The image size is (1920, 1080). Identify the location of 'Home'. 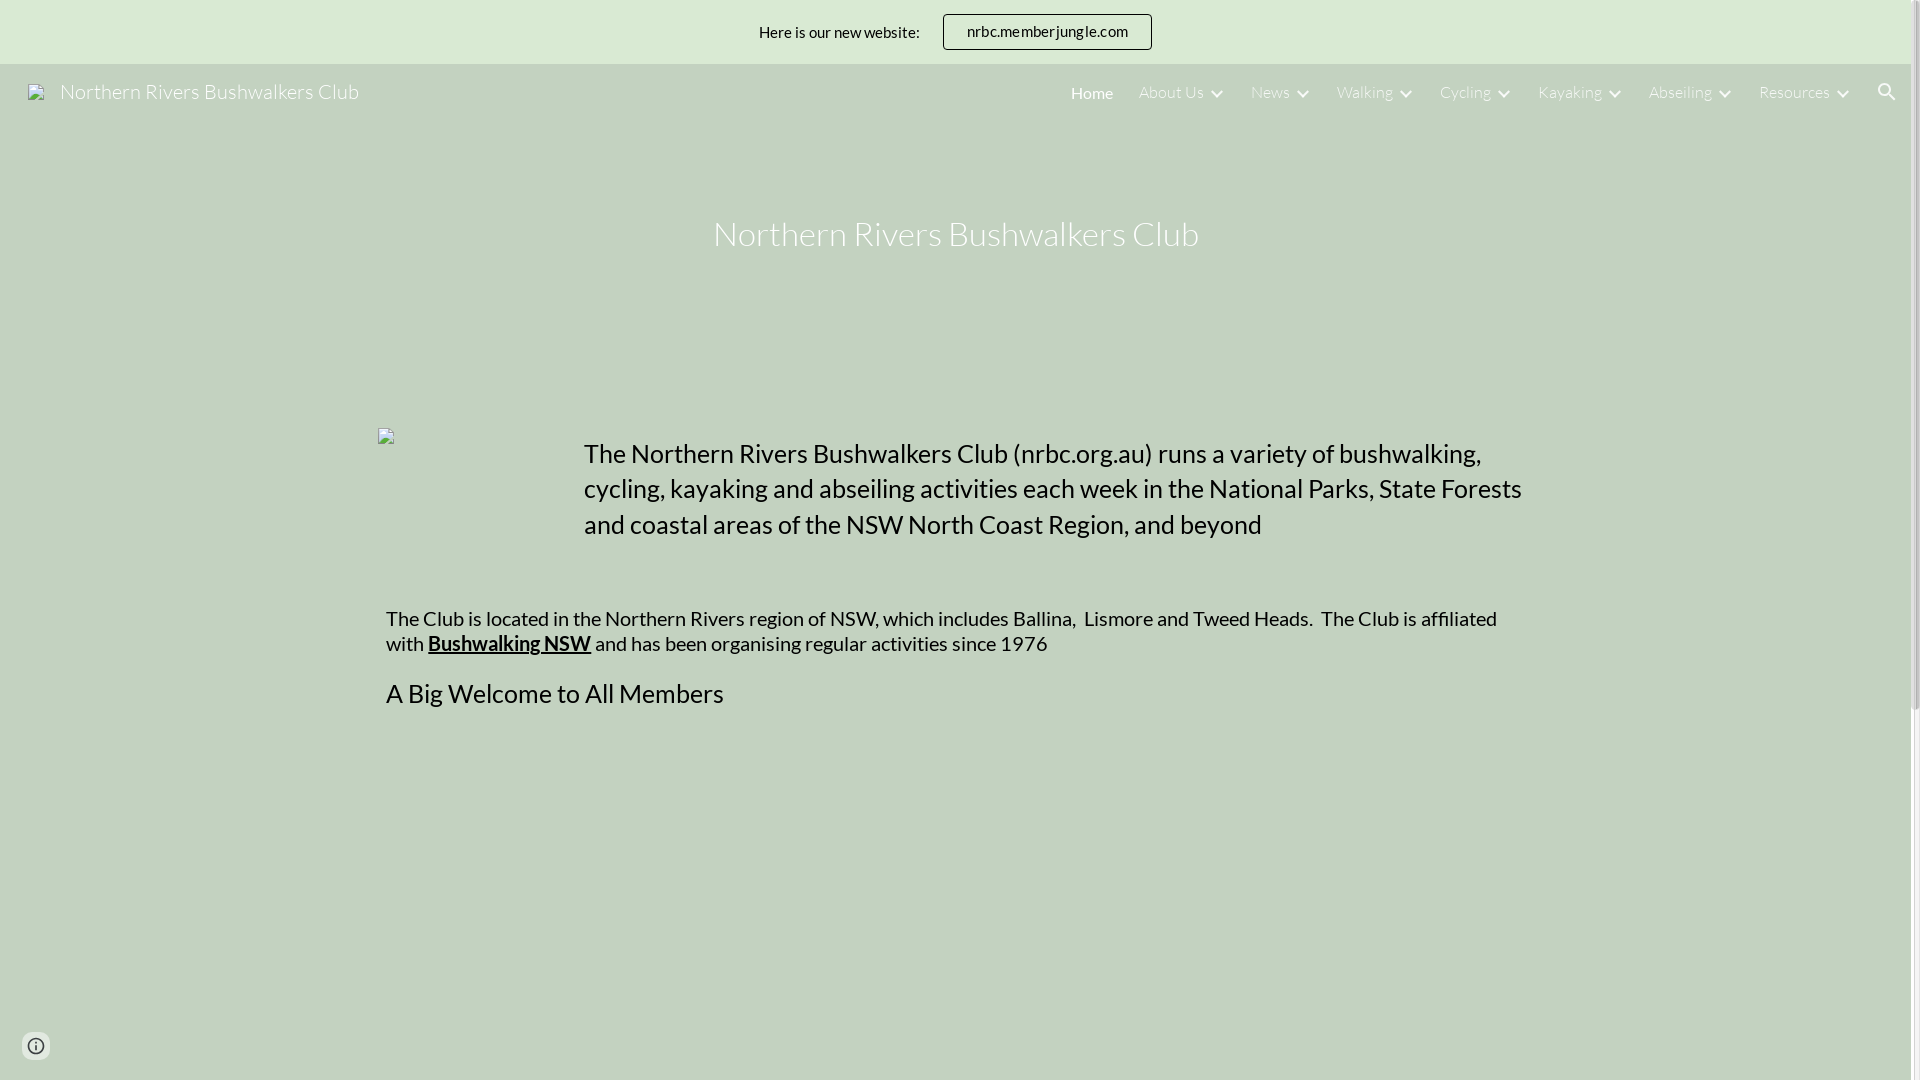
(1091, 91).